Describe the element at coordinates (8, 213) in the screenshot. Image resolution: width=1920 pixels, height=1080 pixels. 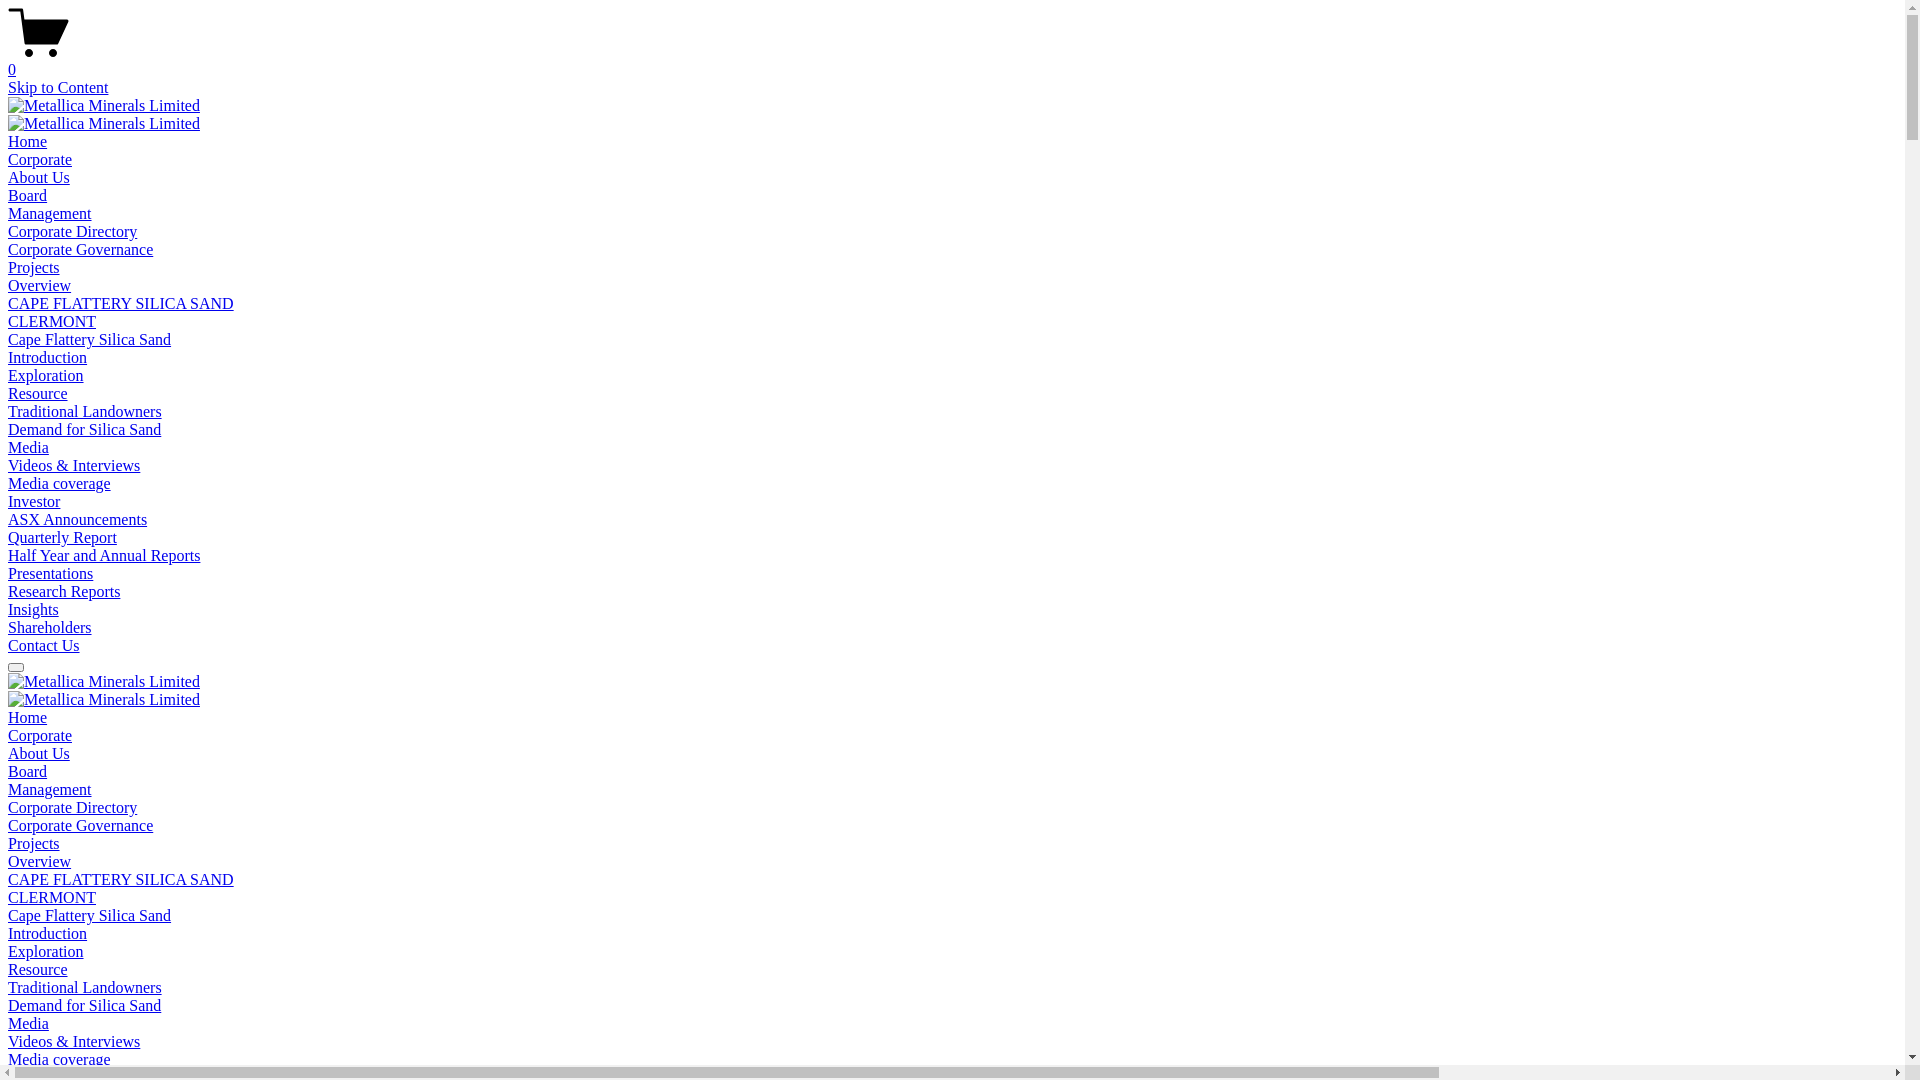
I see `'Management'` at that location.